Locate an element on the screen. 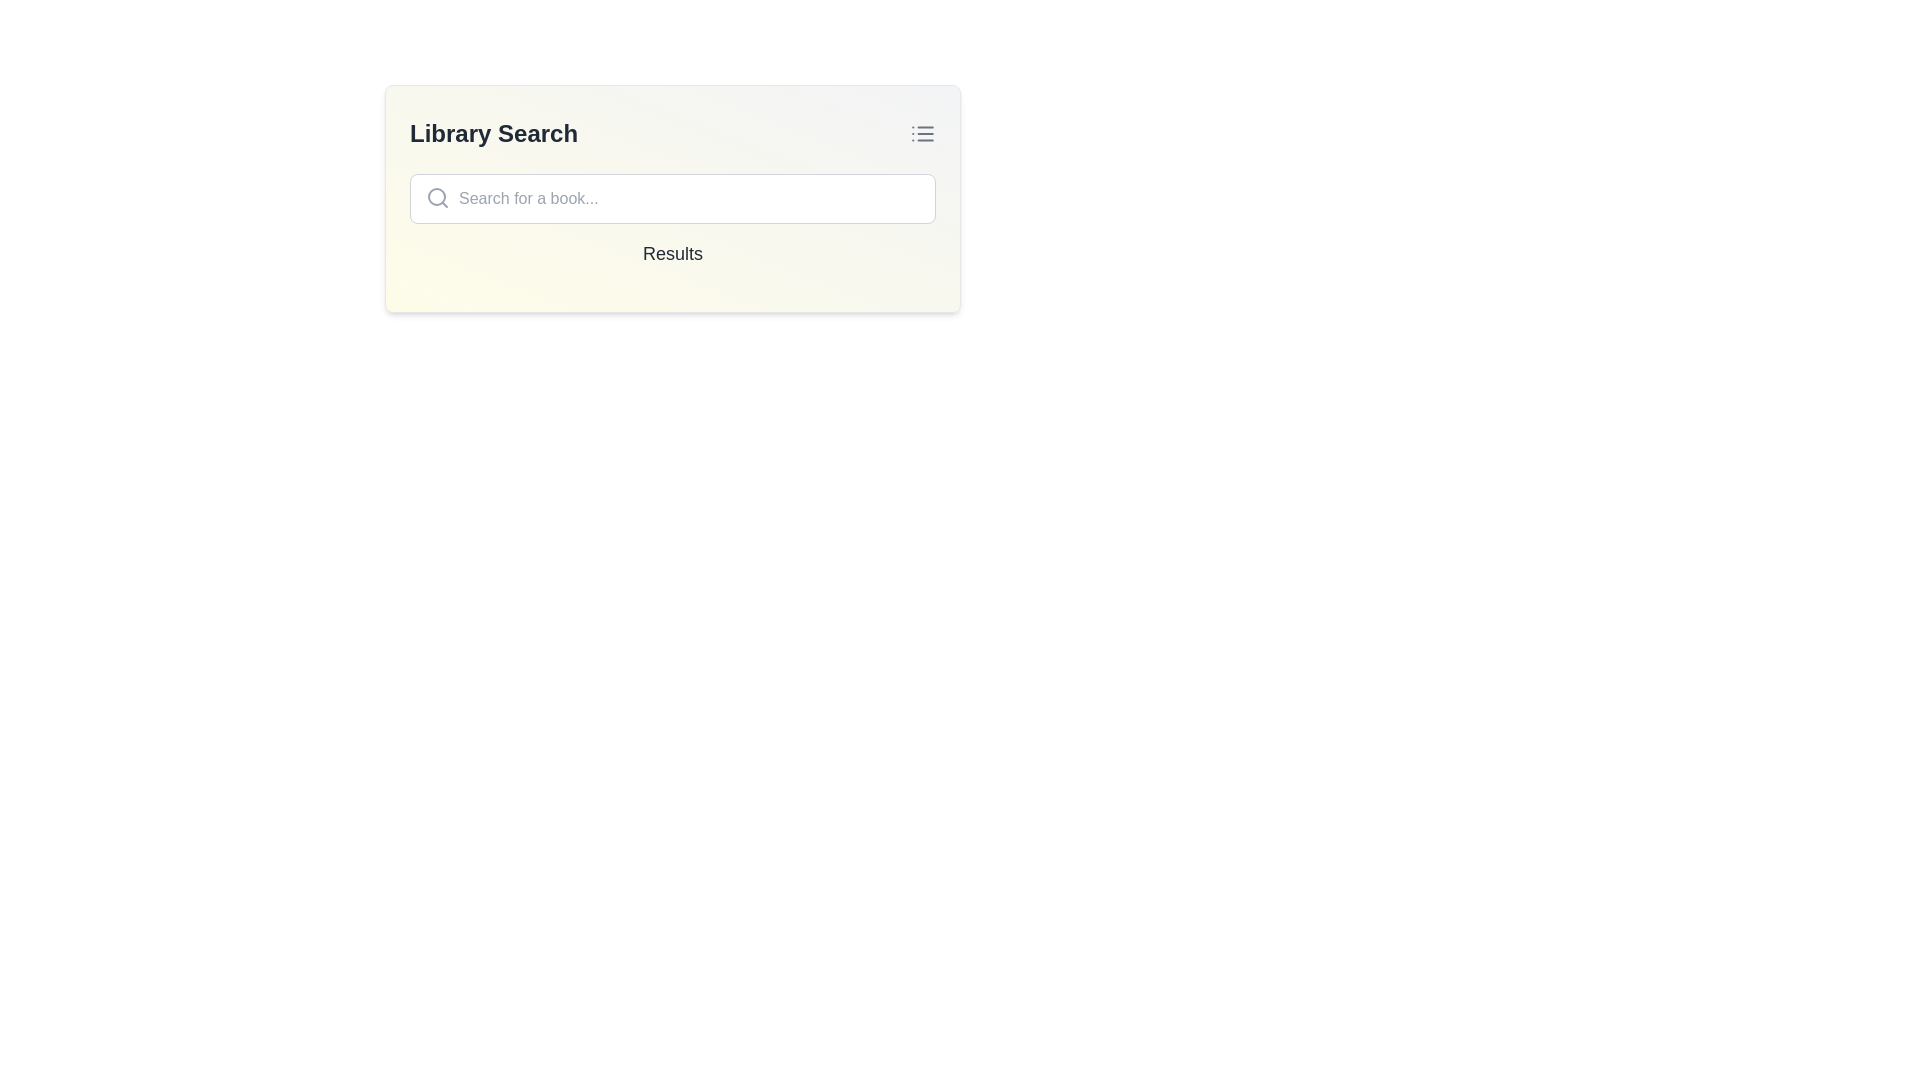  the search input field located in the bordered card interface below the title 'Library Search' is located at coordinates (672, 199).